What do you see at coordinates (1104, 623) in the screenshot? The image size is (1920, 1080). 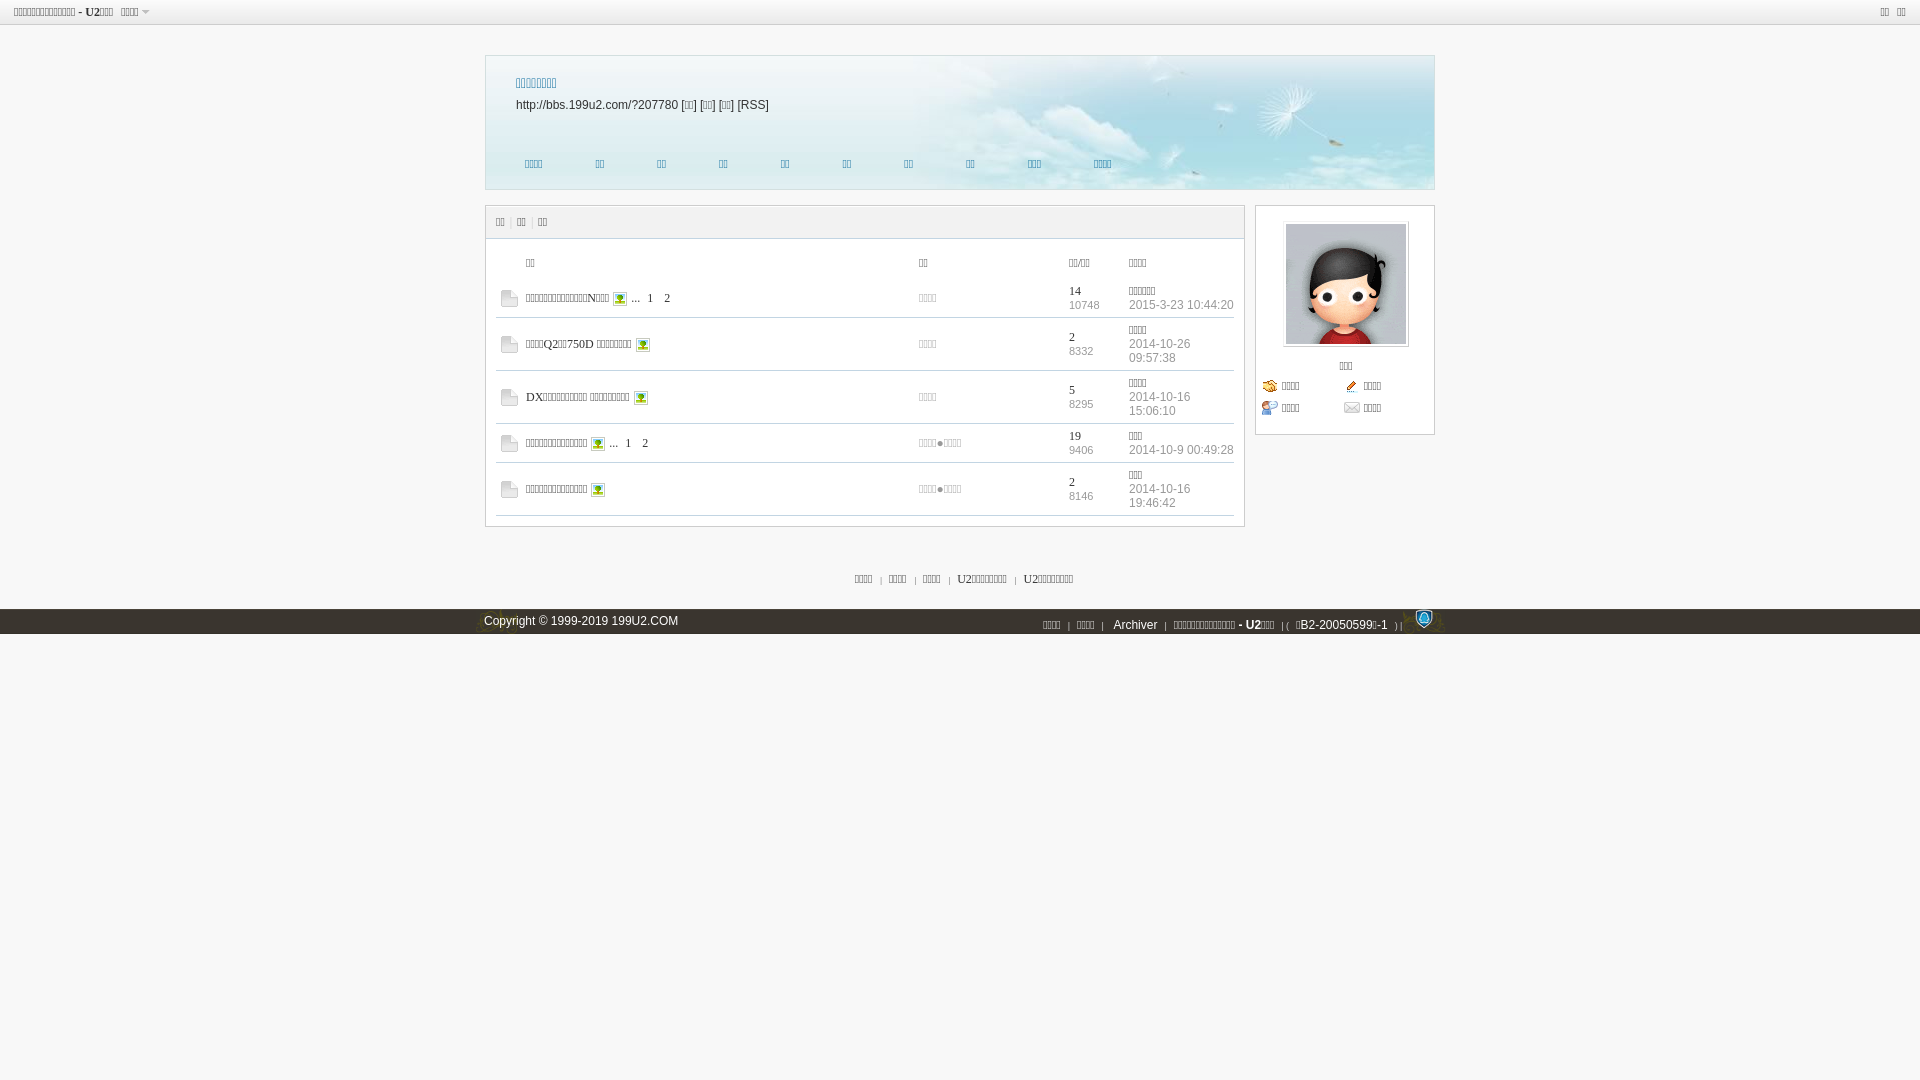 I see `'Archiver'` at bounding box center [1104, 623].